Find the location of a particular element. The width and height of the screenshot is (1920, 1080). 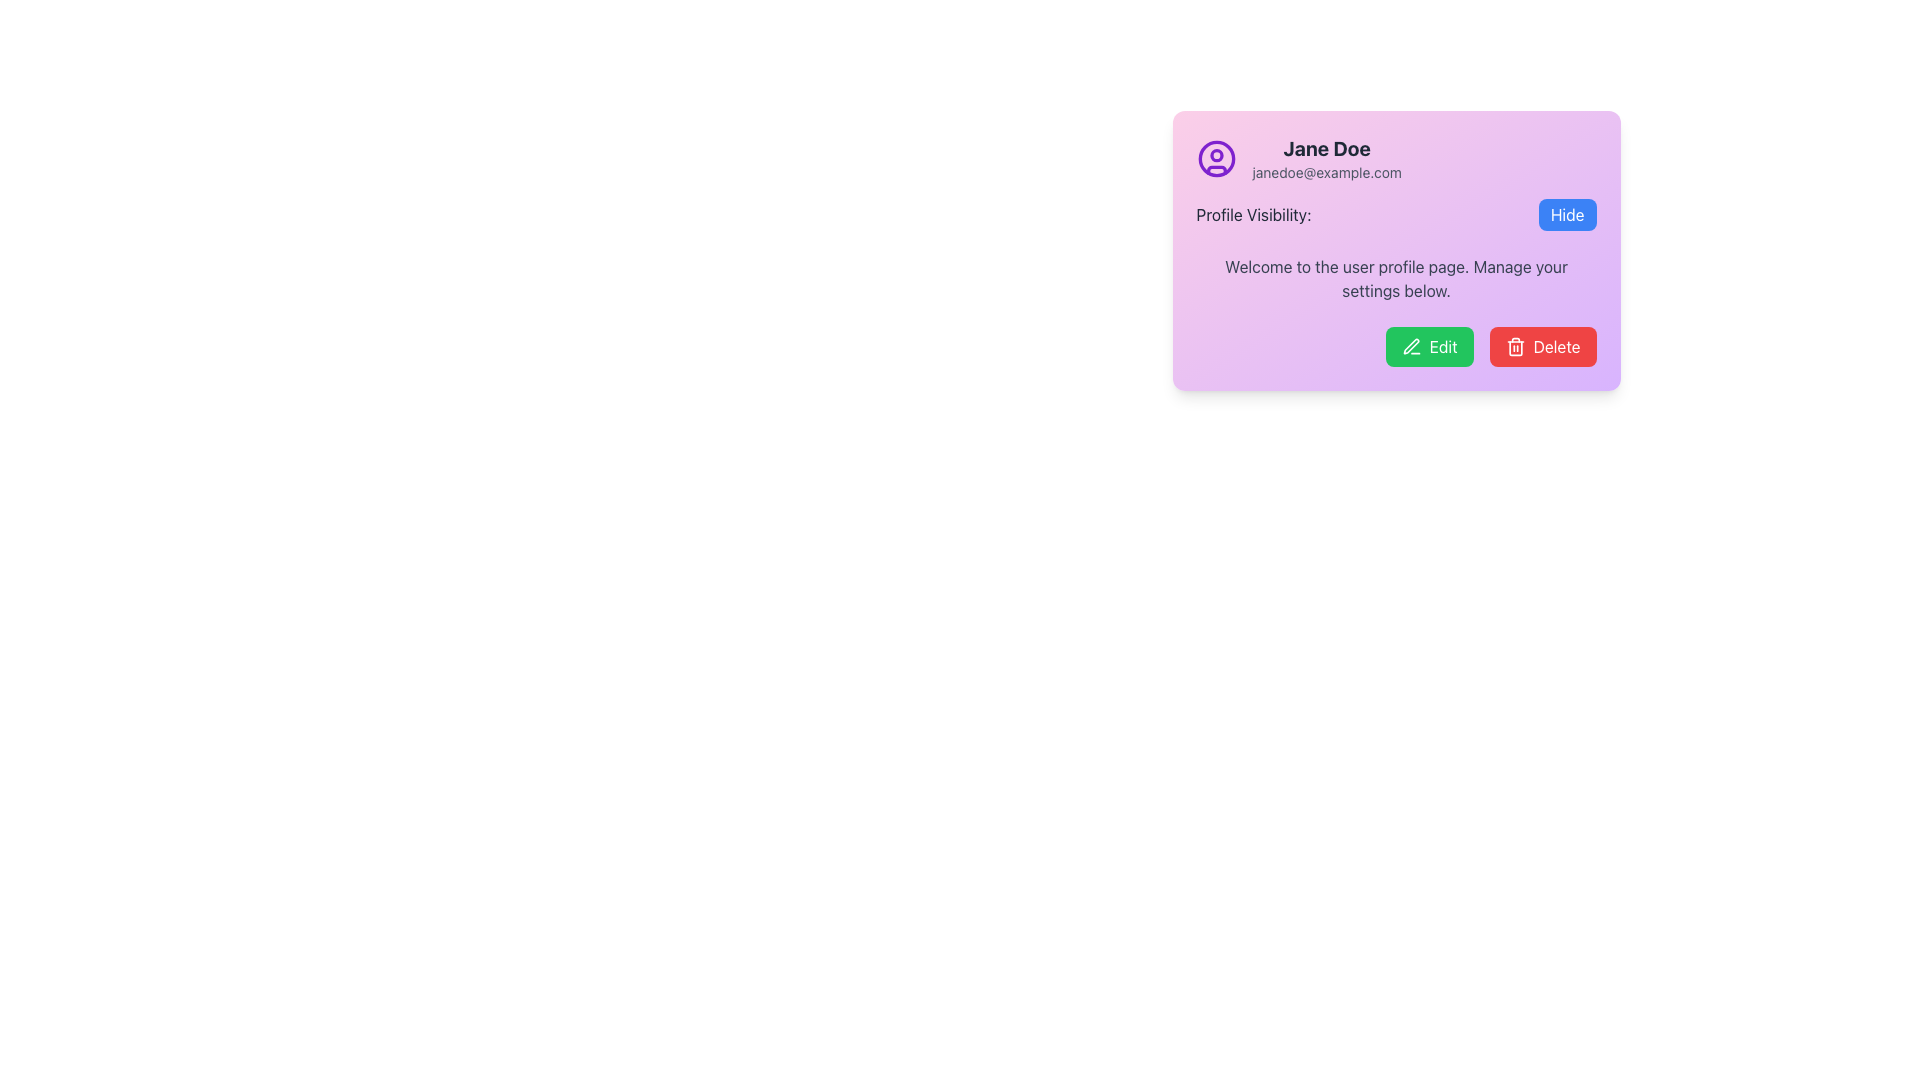

the user profile icon resembling a circle with a purple stroke located at the top-left corner of the user profile card is located at coordinates (1215, 157).